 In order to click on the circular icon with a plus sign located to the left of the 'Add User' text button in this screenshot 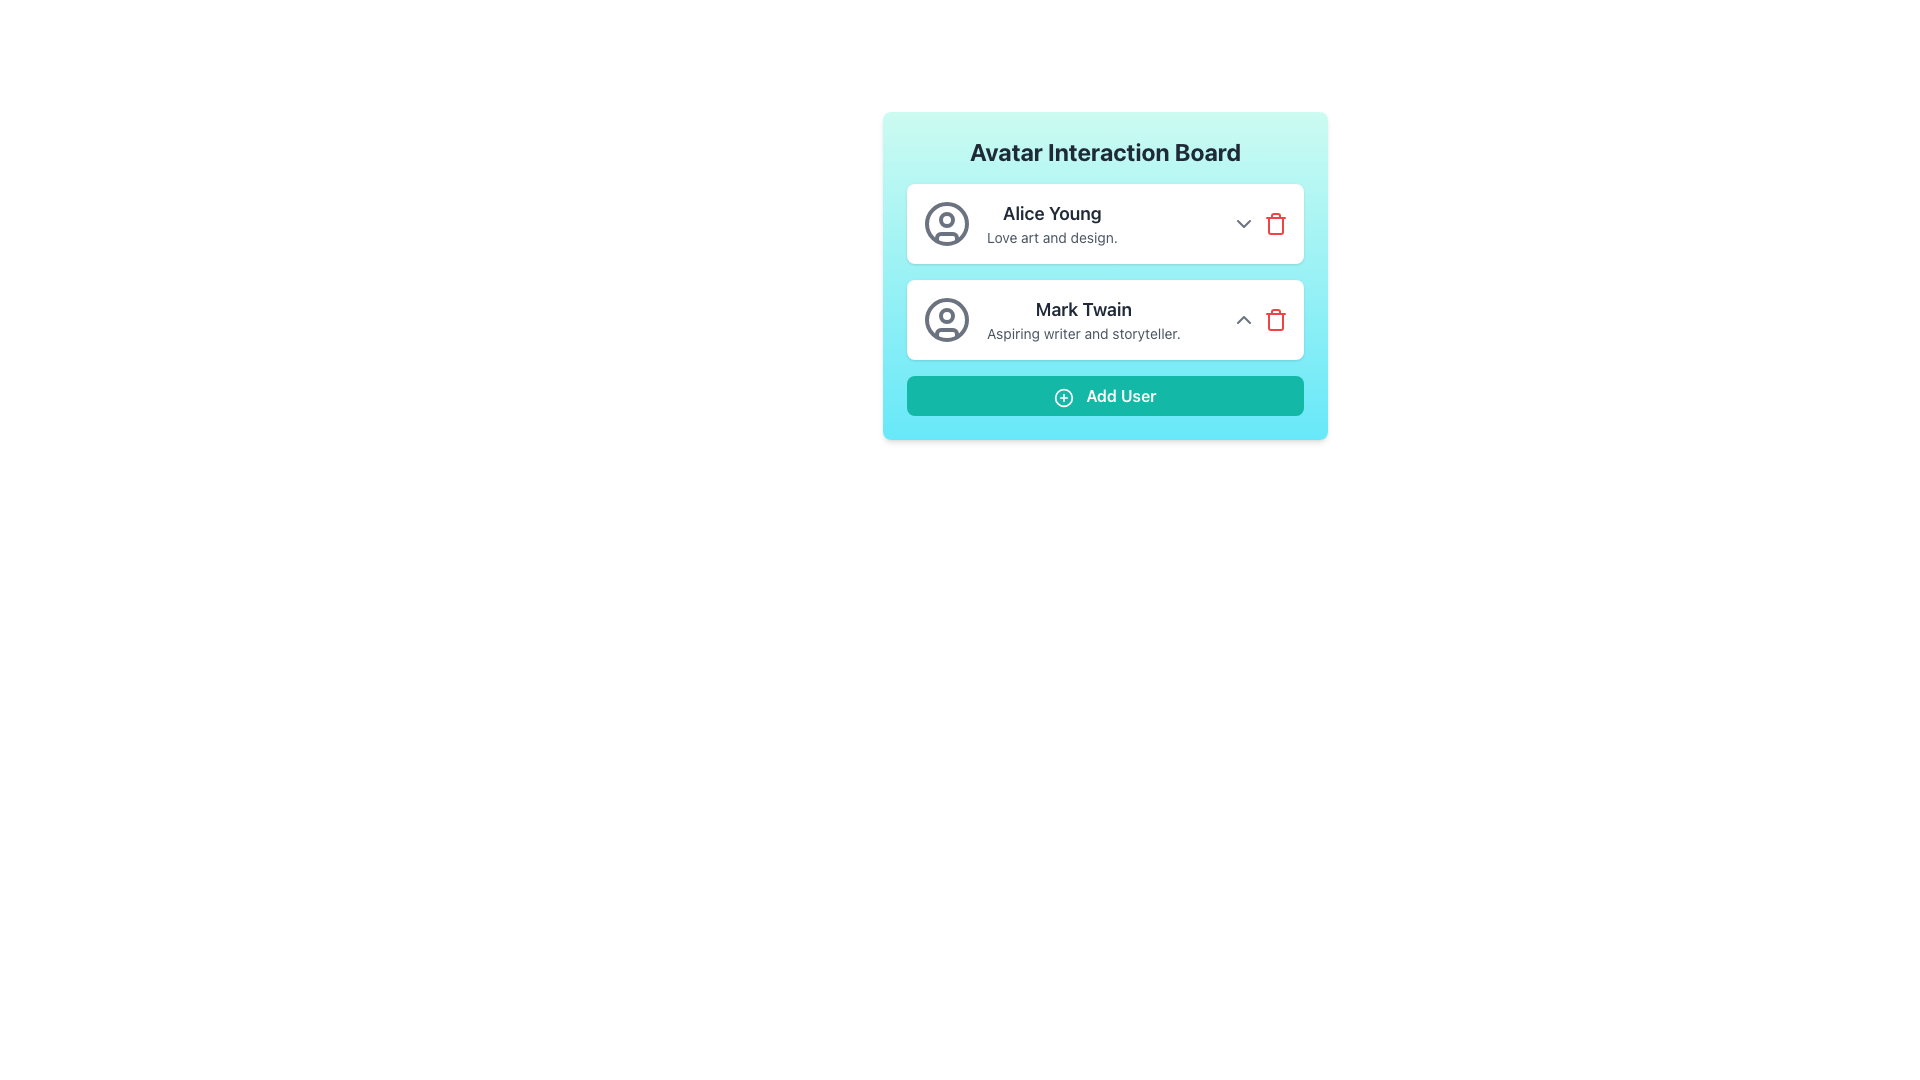, I will do `click(1063, 397)`.